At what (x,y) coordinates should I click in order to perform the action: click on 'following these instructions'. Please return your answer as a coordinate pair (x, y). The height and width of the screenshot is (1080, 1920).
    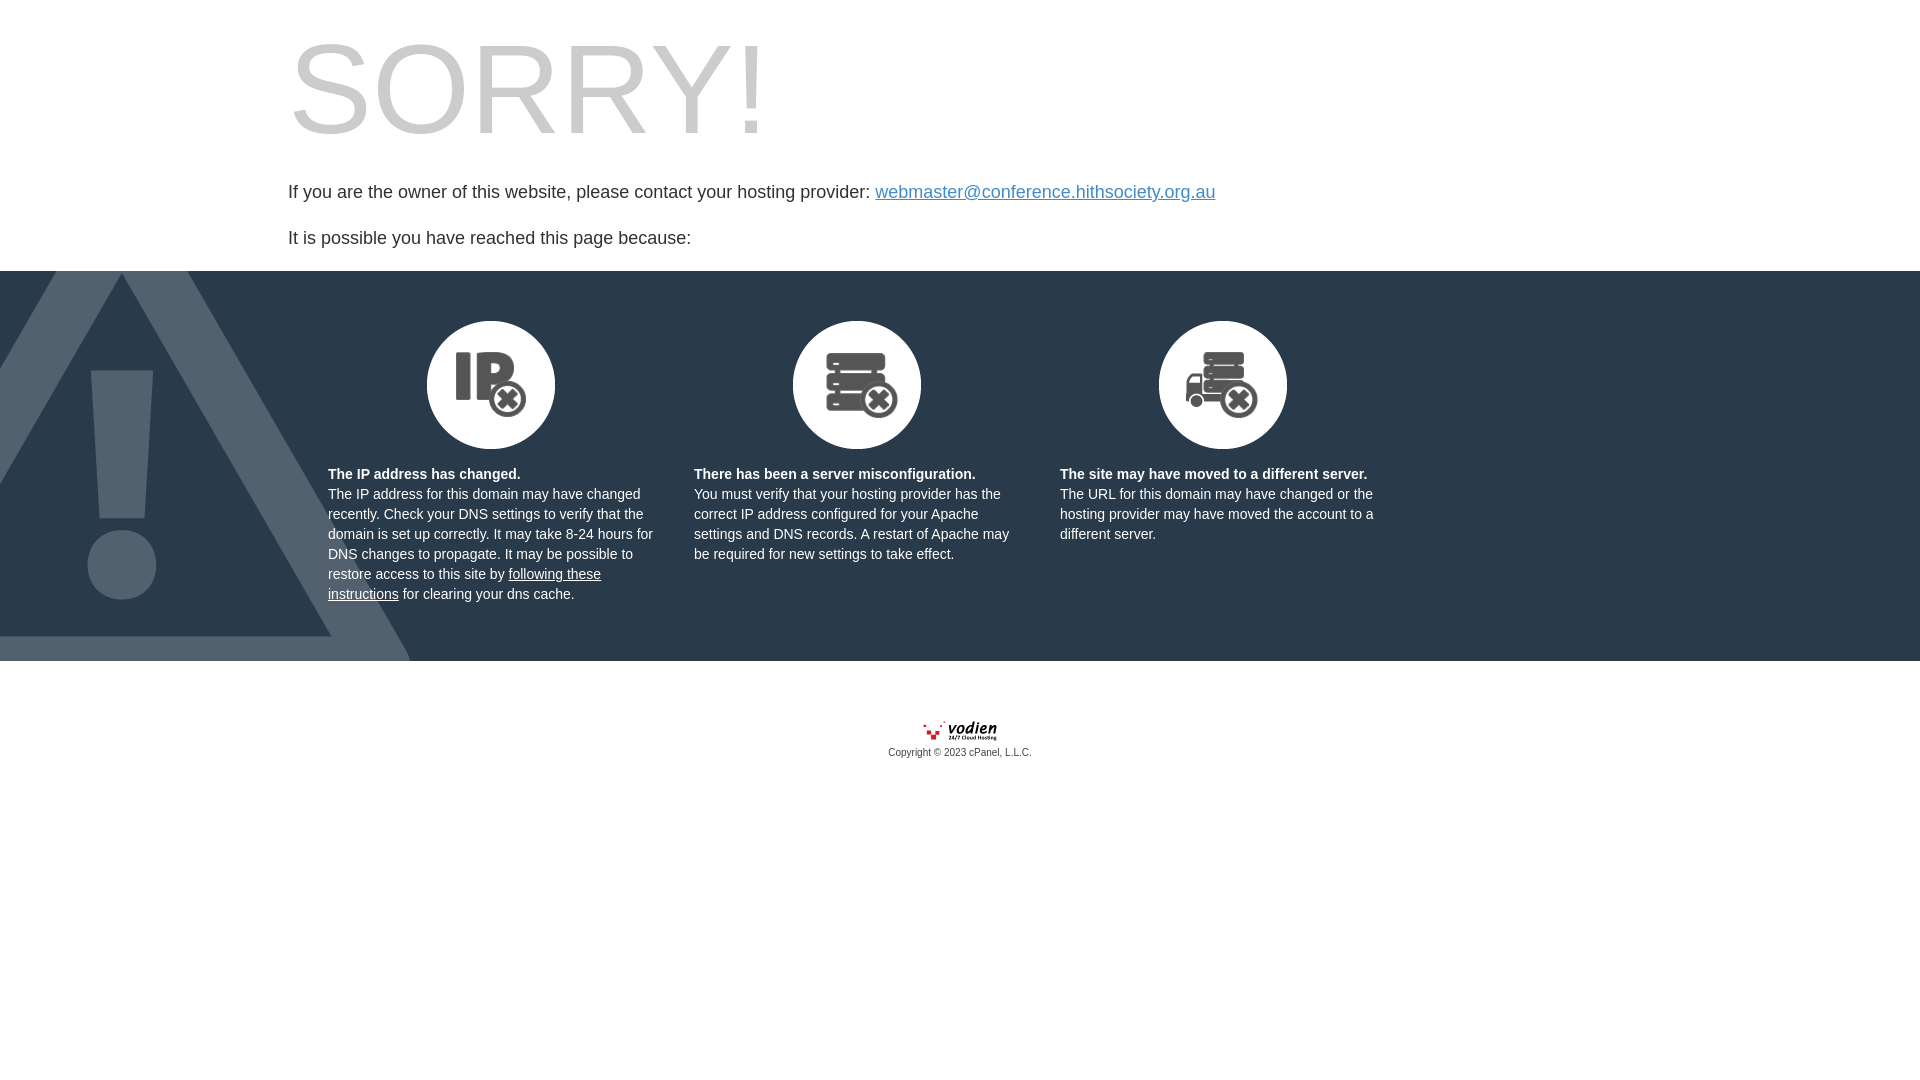
    Looking at the image, I should click on (463, 583).